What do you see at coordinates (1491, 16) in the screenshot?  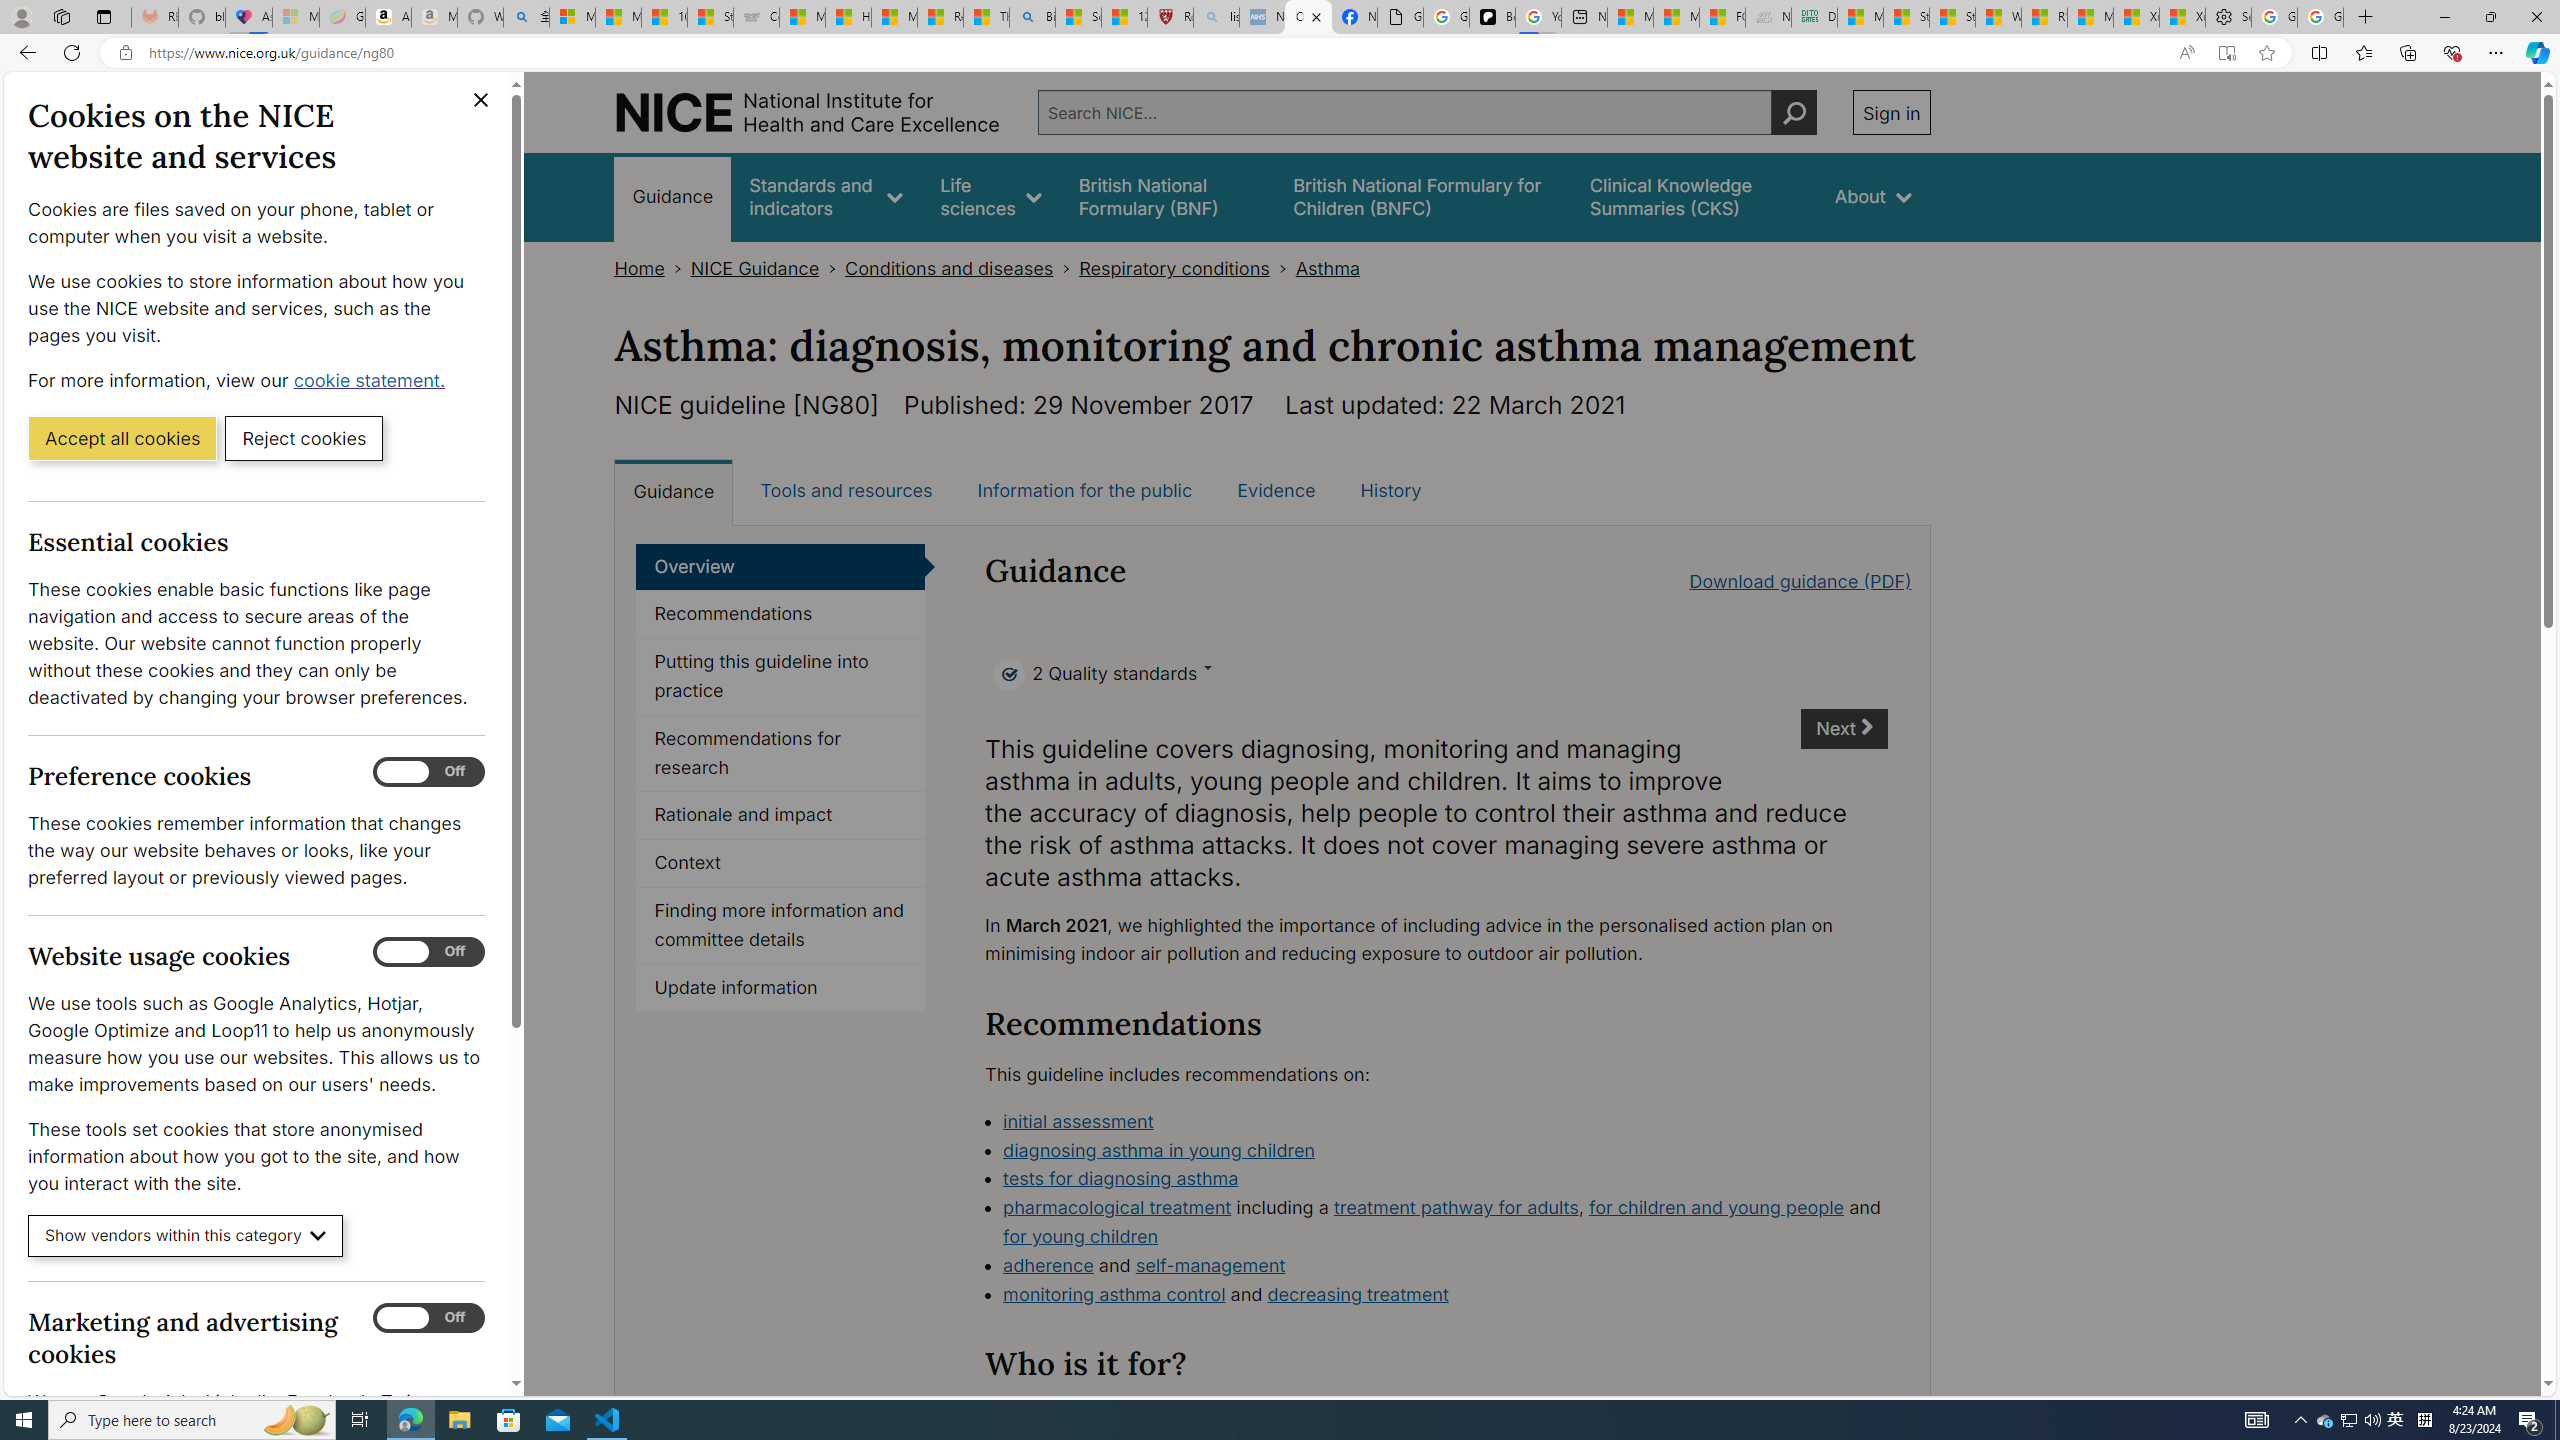 I see `'Be Smart | creating Science videos | Patreon'` at bounding box center [1491, 16].